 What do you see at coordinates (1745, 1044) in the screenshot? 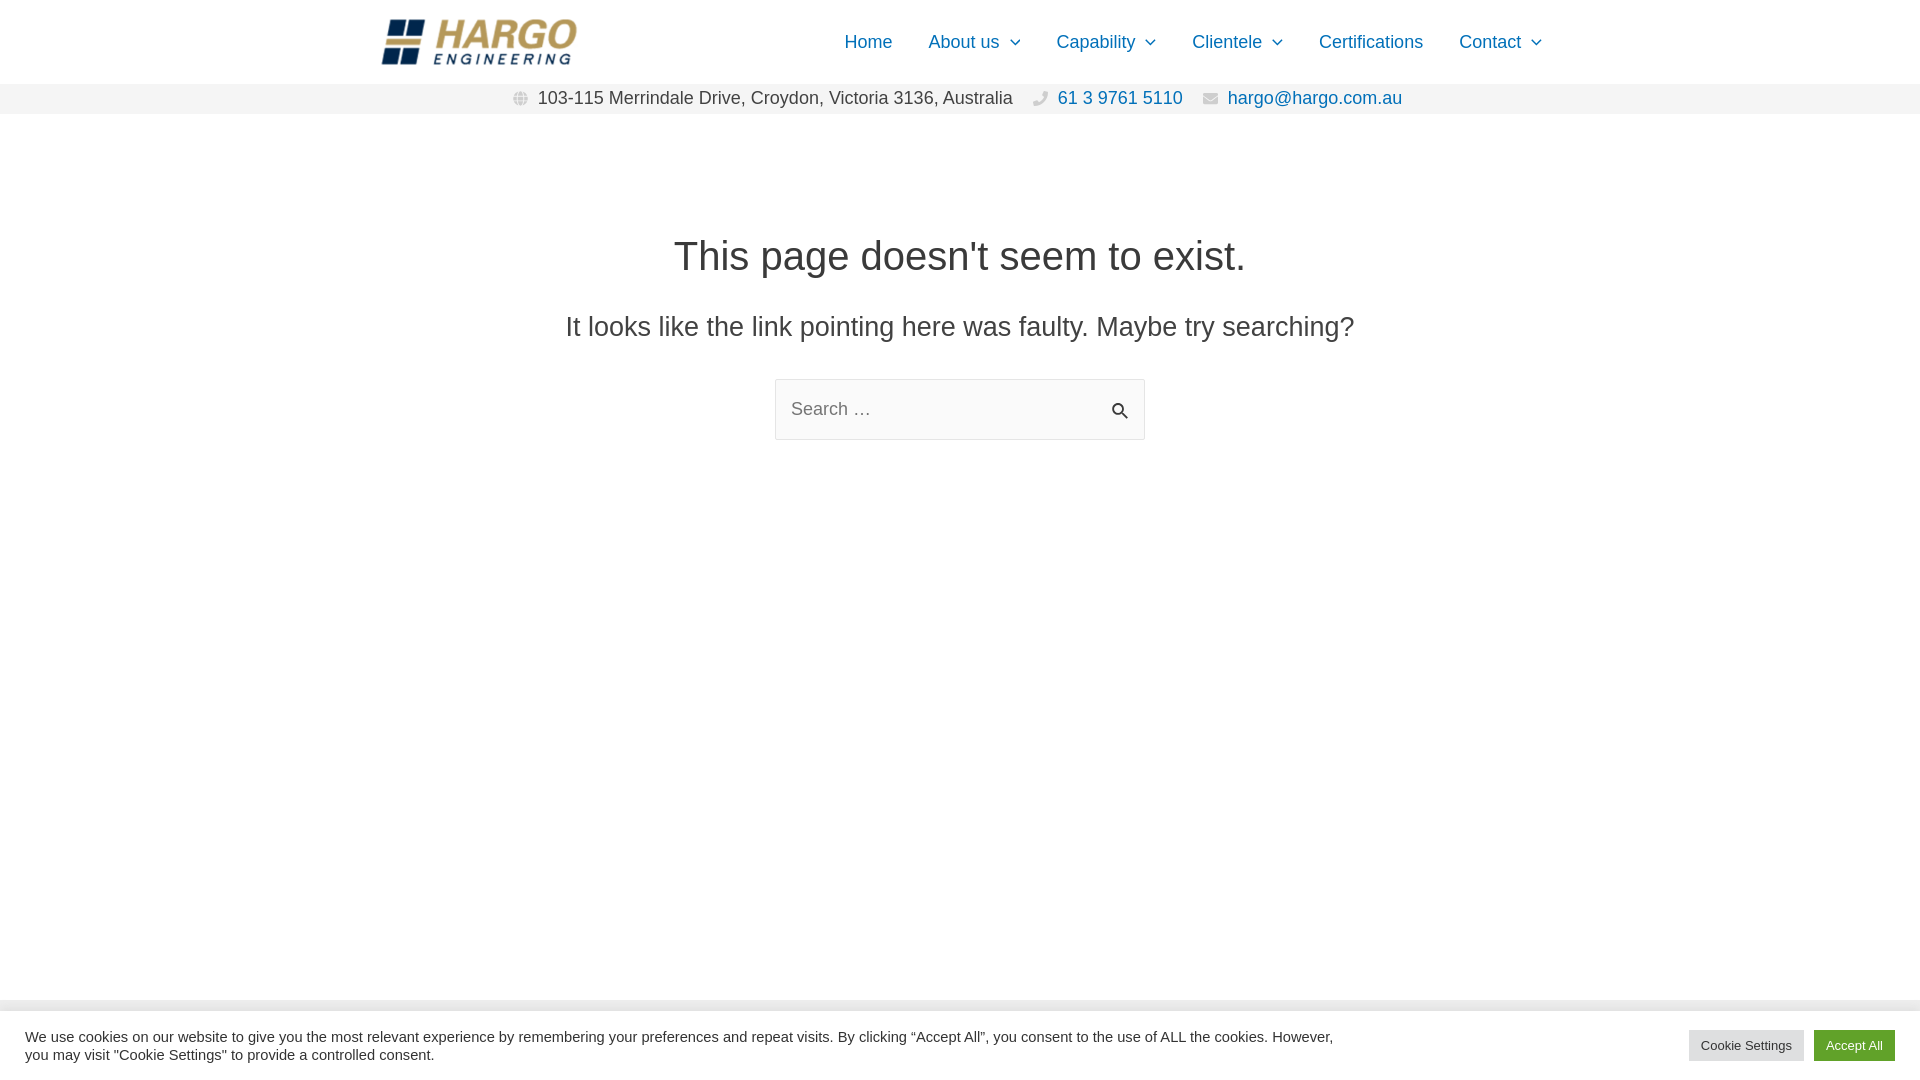
I see `'Cookie Settings'` at bounding box center [1745, 1044].